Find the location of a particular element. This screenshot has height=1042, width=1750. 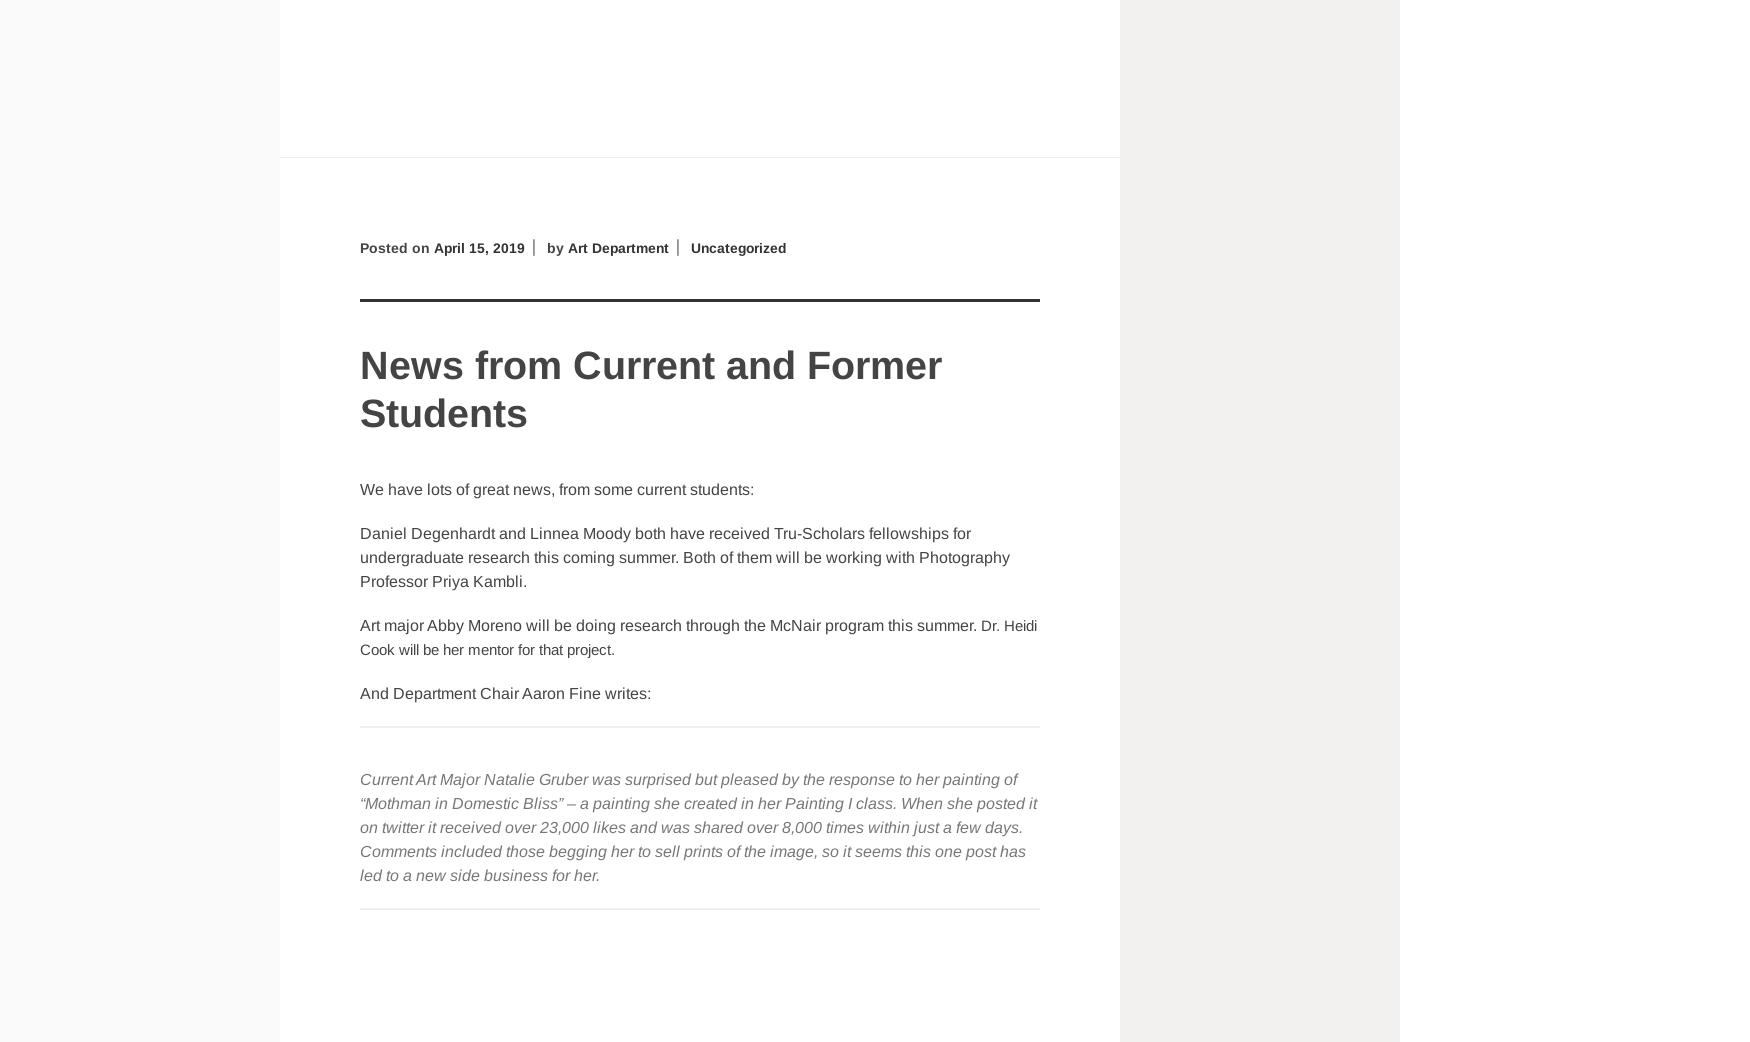

'Art major Abby Moreno will be doing research through the McNair program this summer.' is located at coordinates (669, 624).